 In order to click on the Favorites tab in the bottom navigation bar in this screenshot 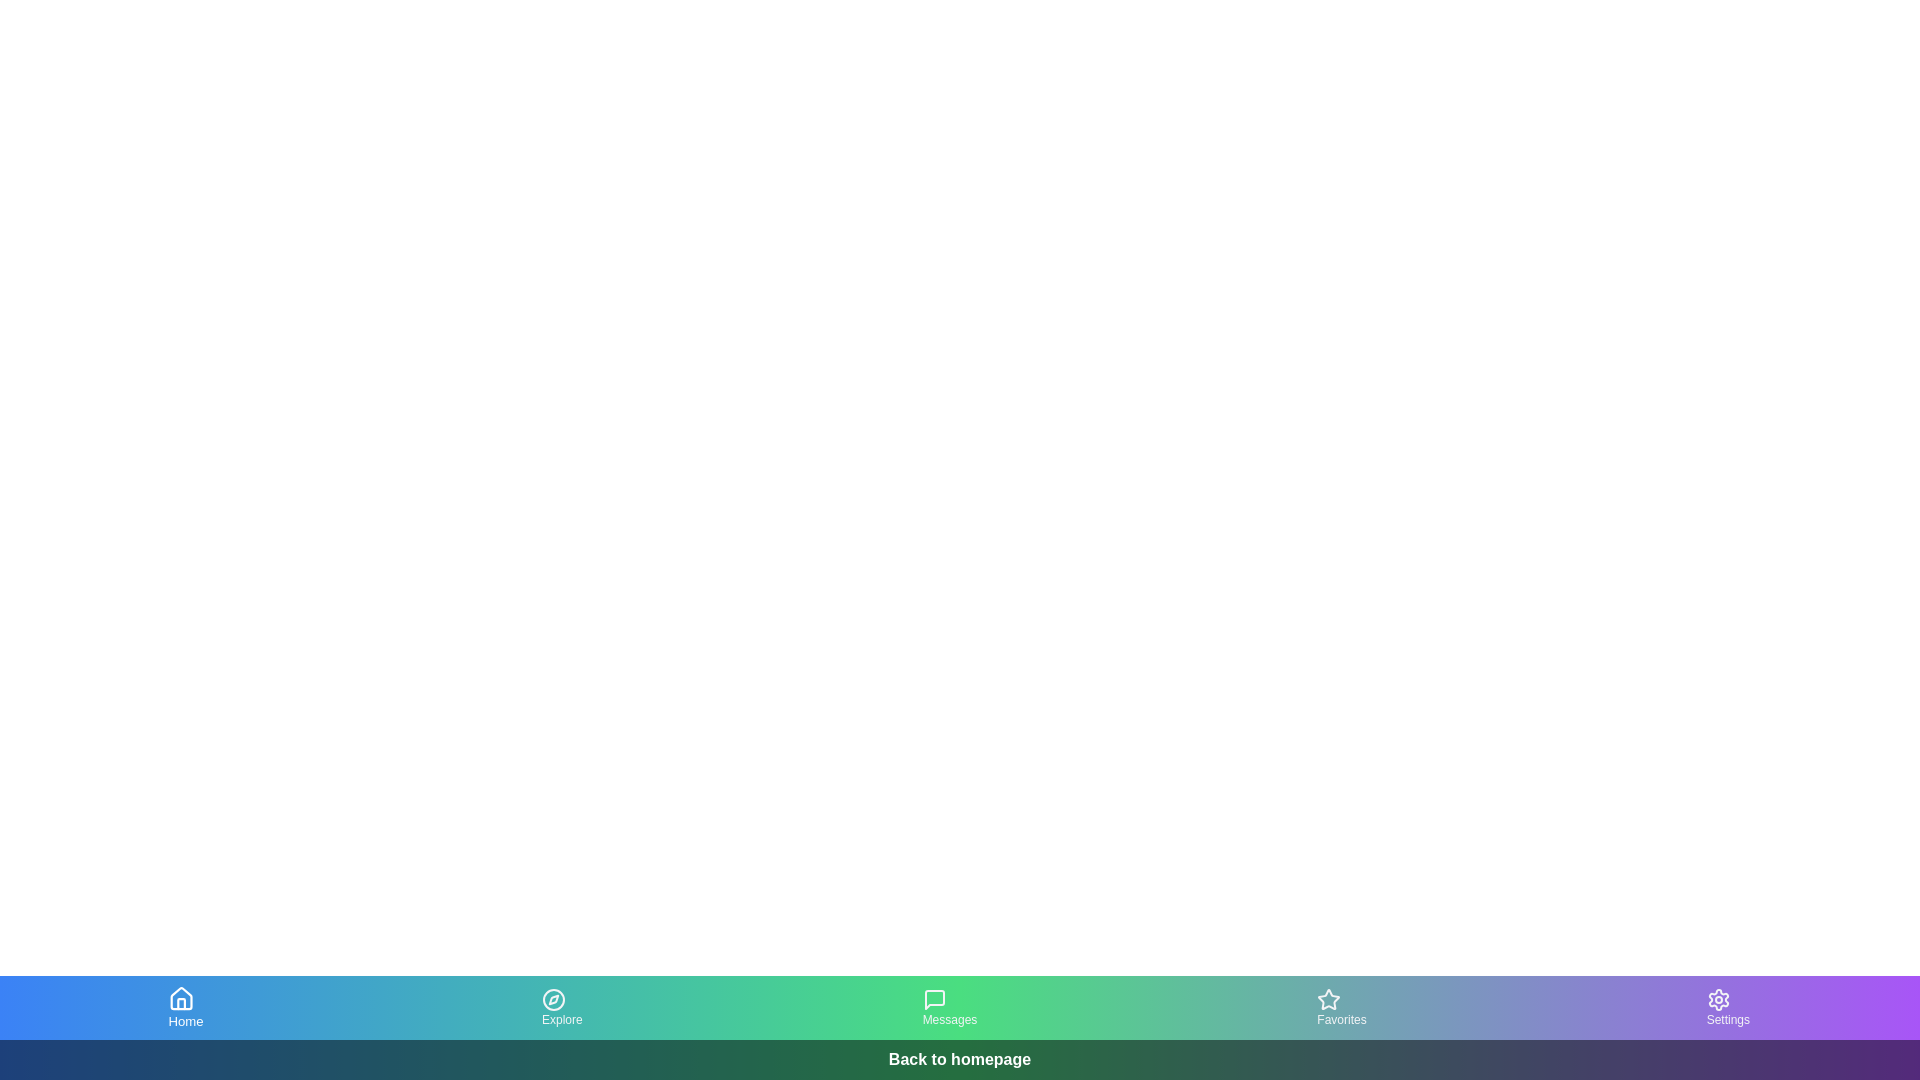, I will do `click(1341, 1007)`.